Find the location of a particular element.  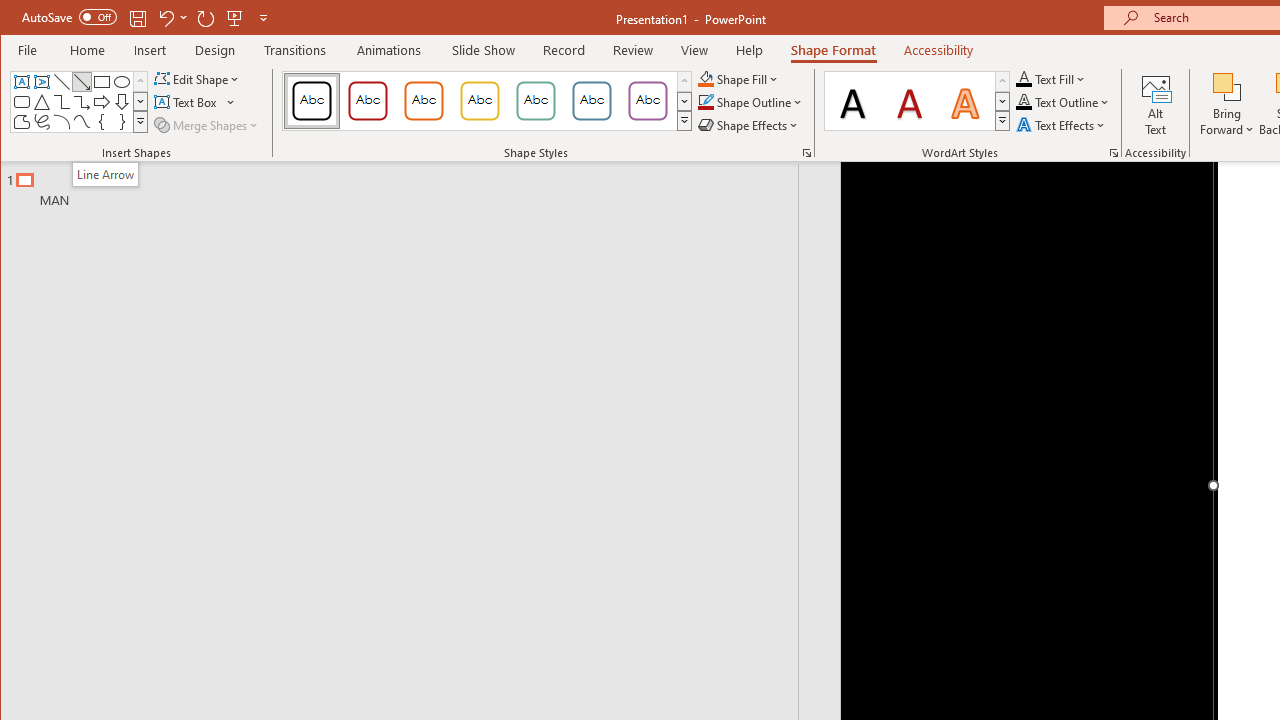

'Bring Forward' is located at coordinates (1226, 85).